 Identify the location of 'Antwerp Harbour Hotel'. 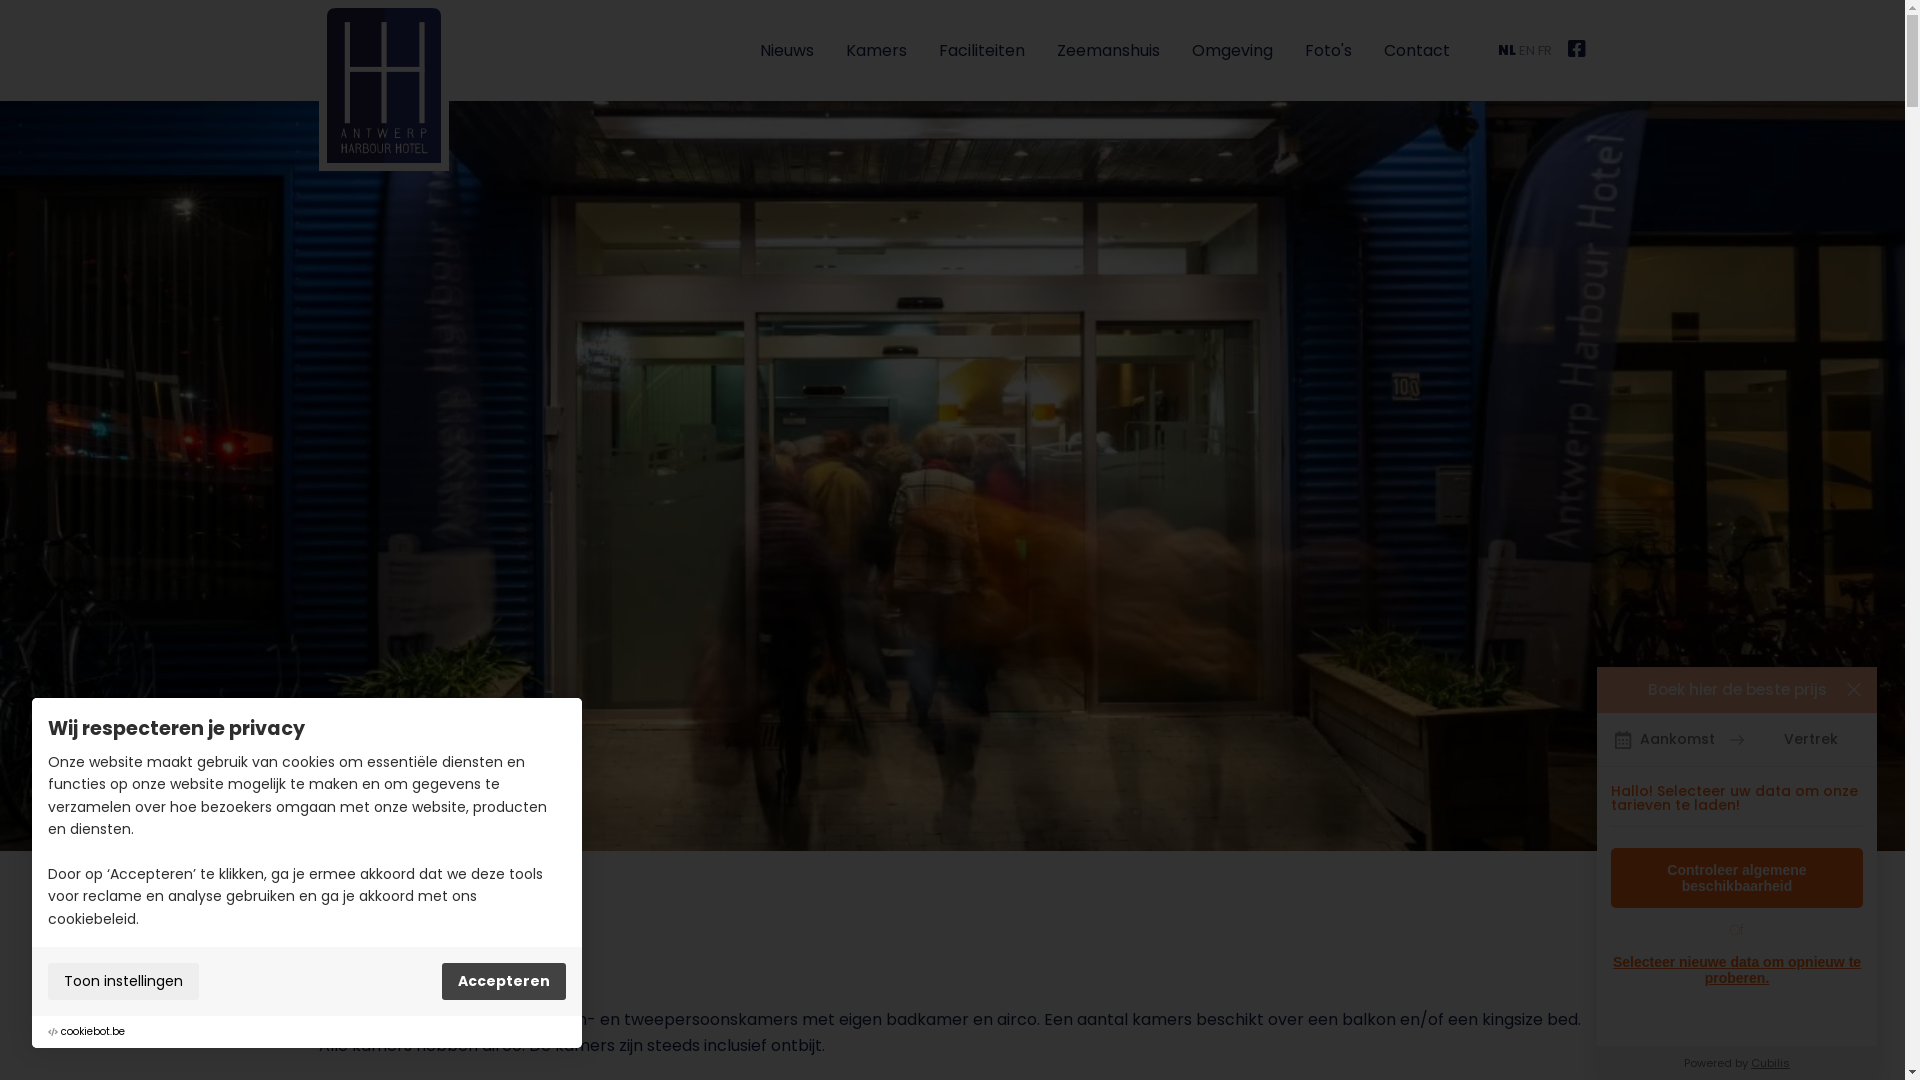
(383, 83).